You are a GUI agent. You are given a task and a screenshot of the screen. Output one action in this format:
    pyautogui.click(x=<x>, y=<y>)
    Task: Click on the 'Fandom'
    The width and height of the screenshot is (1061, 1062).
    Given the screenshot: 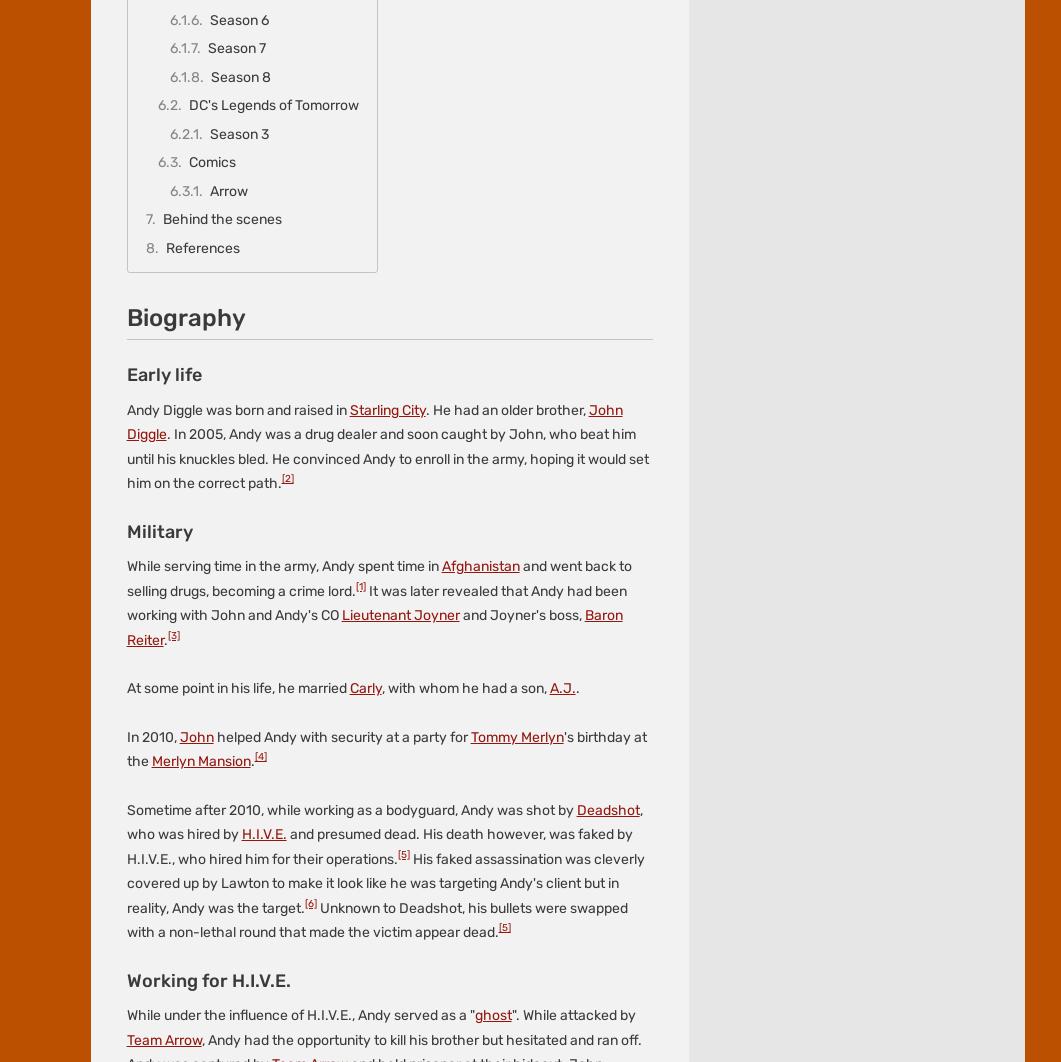 What is the action you would take?
    pyautogui.click(x=112, y=22)
    